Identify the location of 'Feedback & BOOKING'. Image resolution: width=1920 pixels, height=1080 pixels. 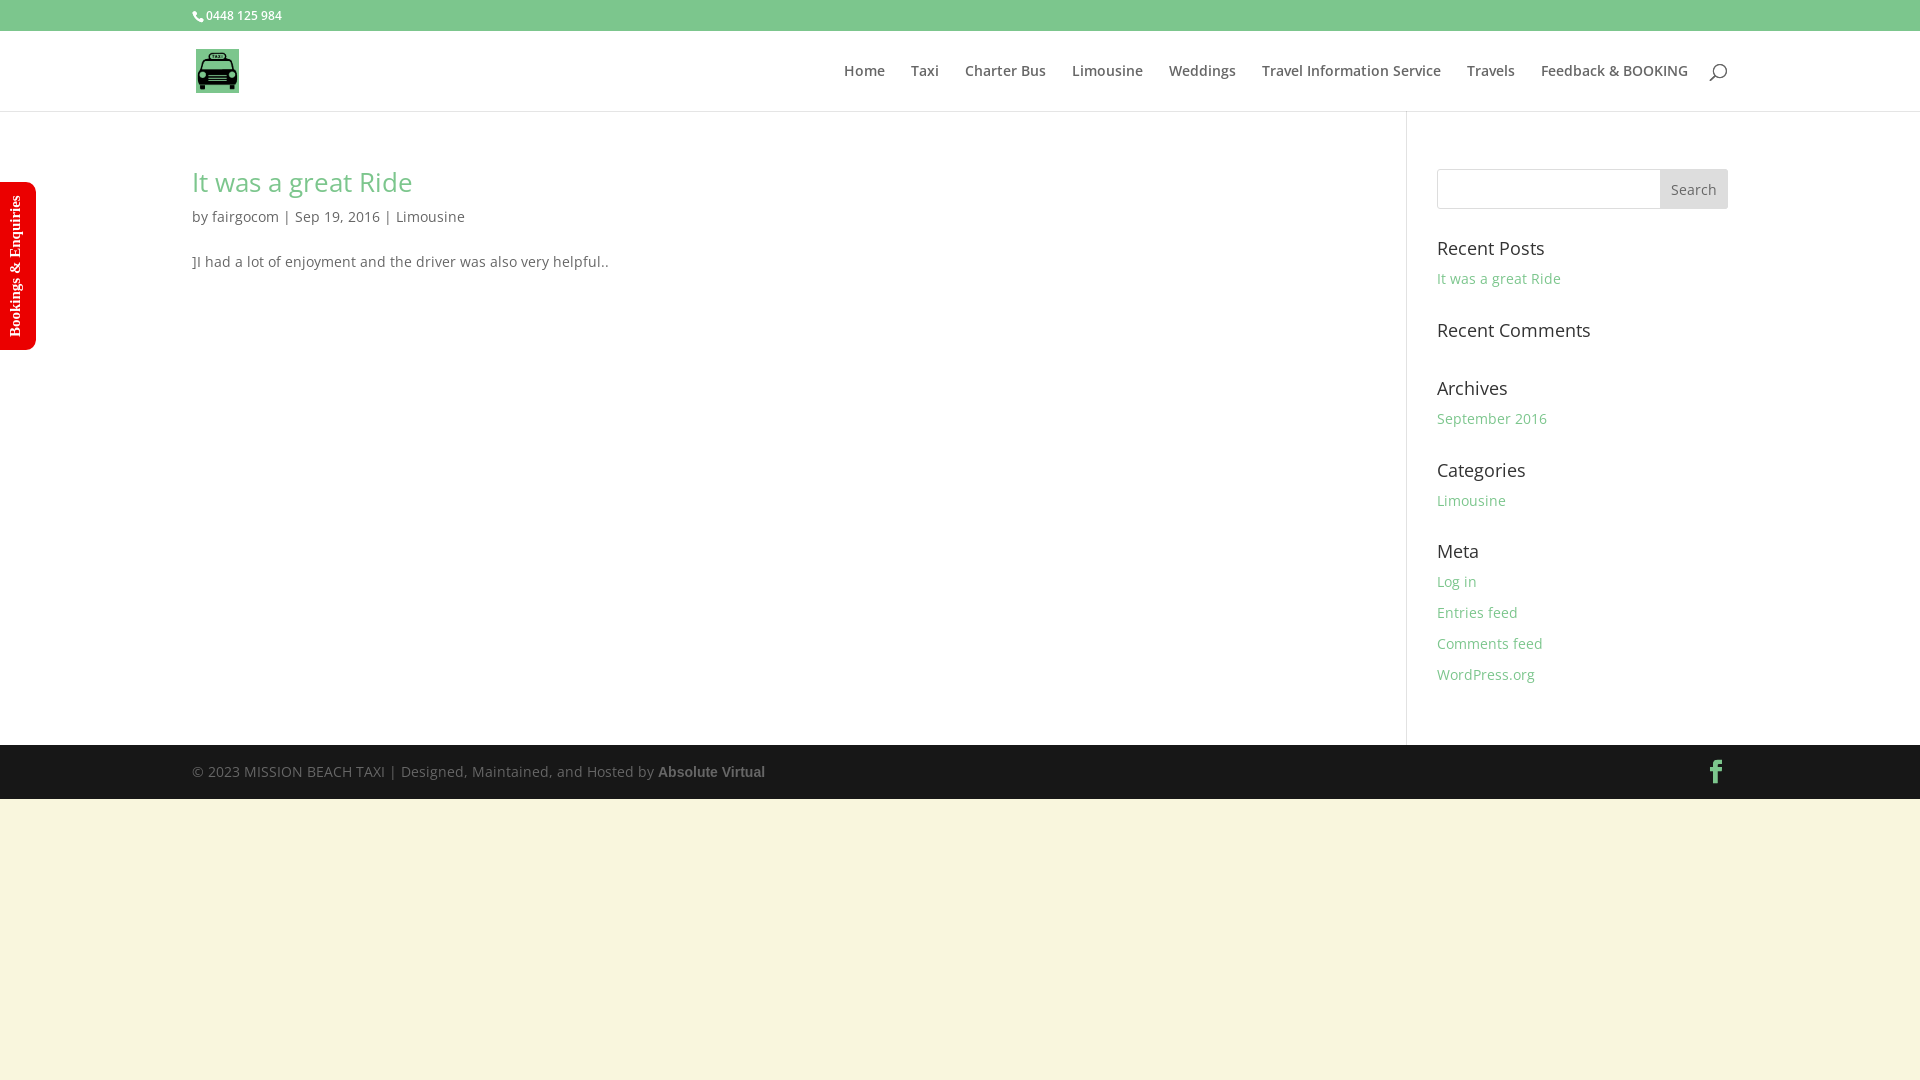
(1614, 86).